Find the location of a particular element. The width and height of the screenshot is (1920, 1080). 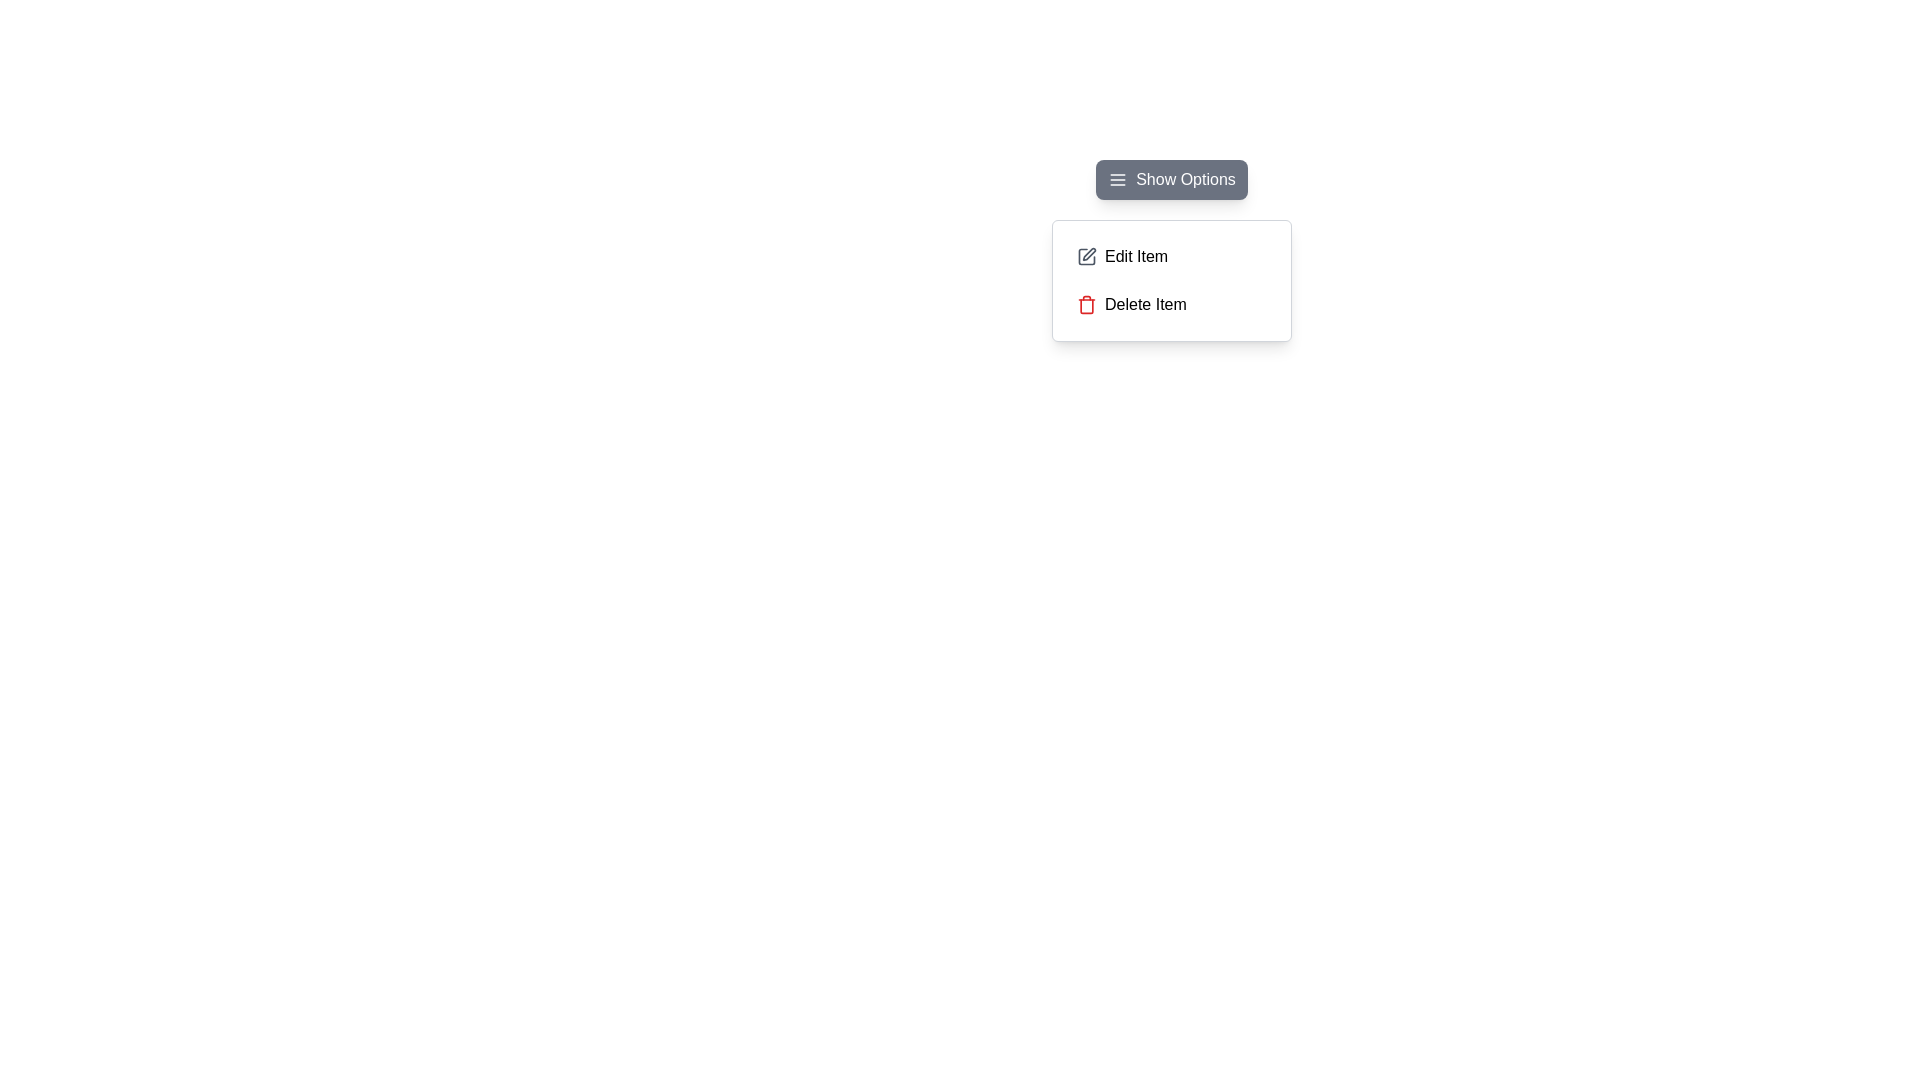

the menu icon consisting of three horizontally aligned lines, which is embedded in the 'Show Options' button and positioned at its left side is located at coordinates (1117, 180).